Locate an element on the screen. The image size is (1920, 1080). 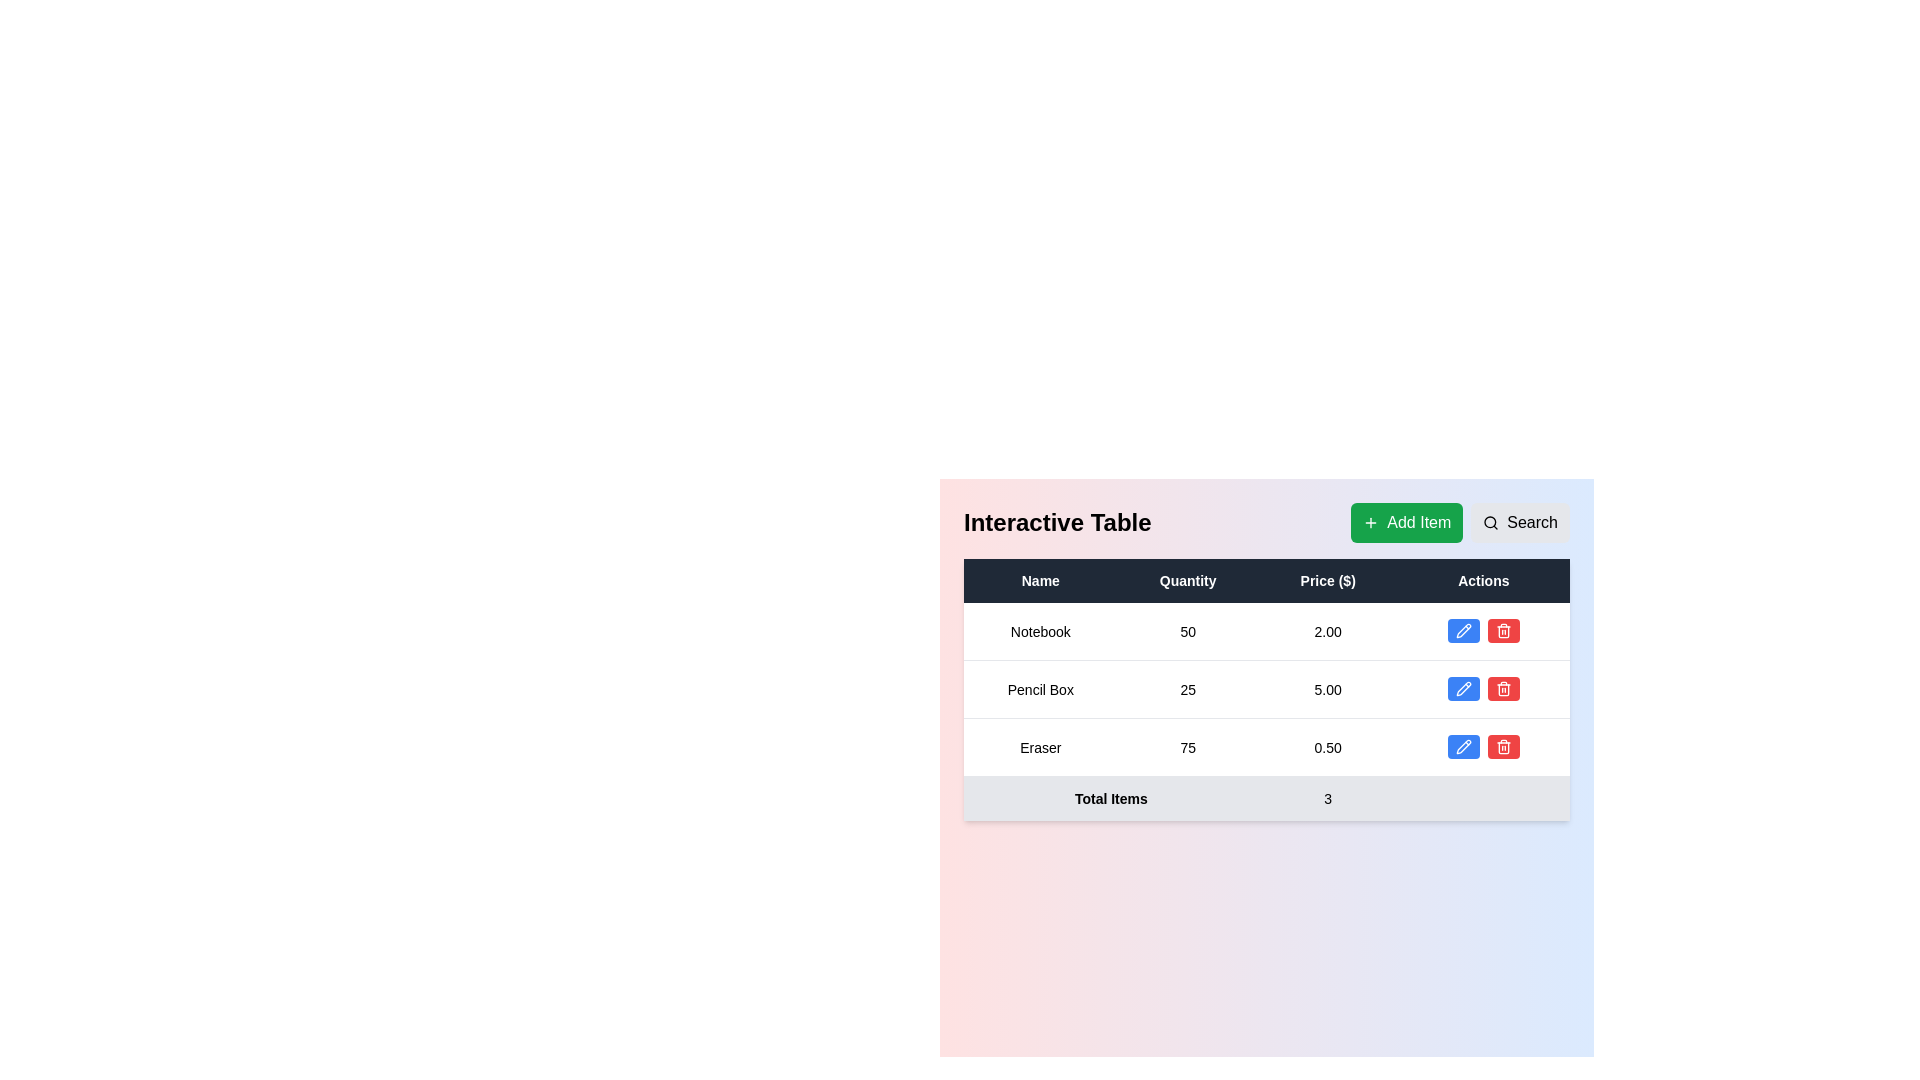
the delete button located in the 'Actions' column of the third row of the table, which is positioned to the right of a blue button with a pencil icon is located at coordinates (1503, 747).